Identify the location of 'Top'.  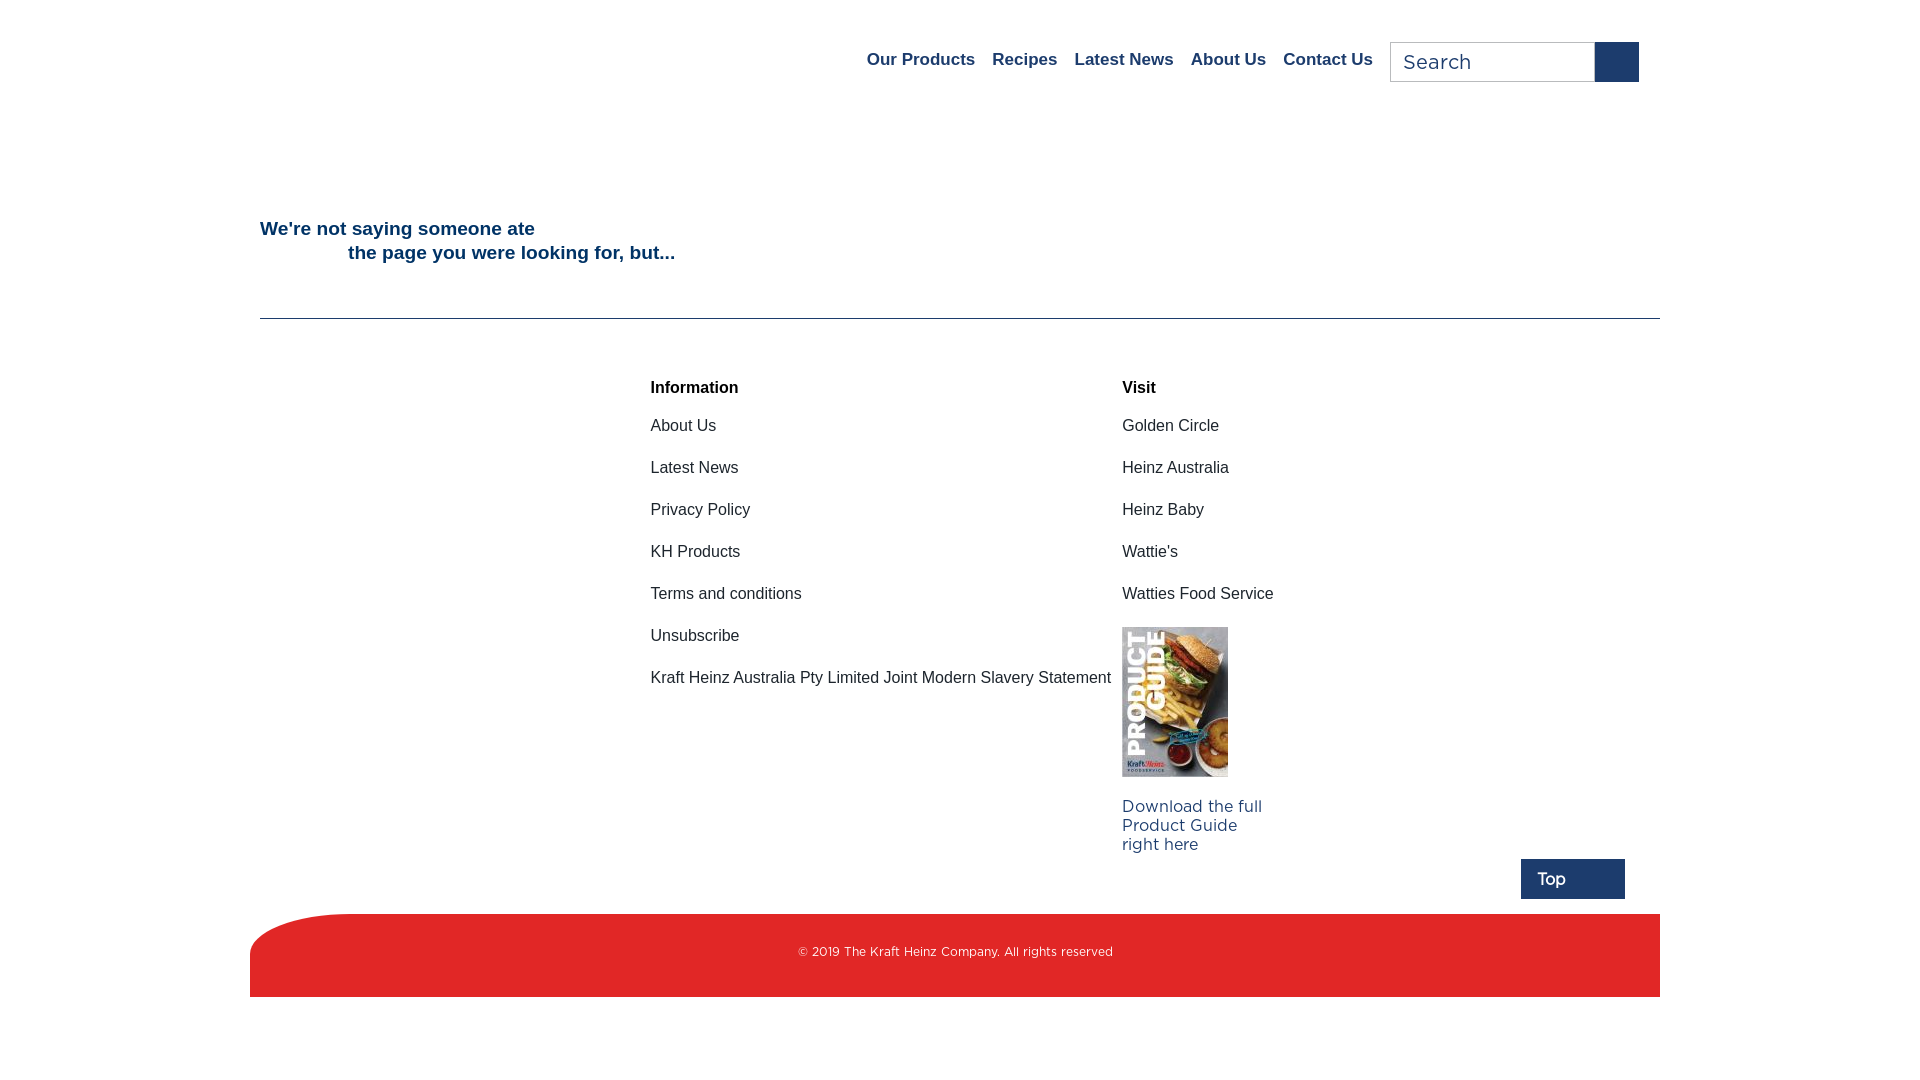
(1572, 878).